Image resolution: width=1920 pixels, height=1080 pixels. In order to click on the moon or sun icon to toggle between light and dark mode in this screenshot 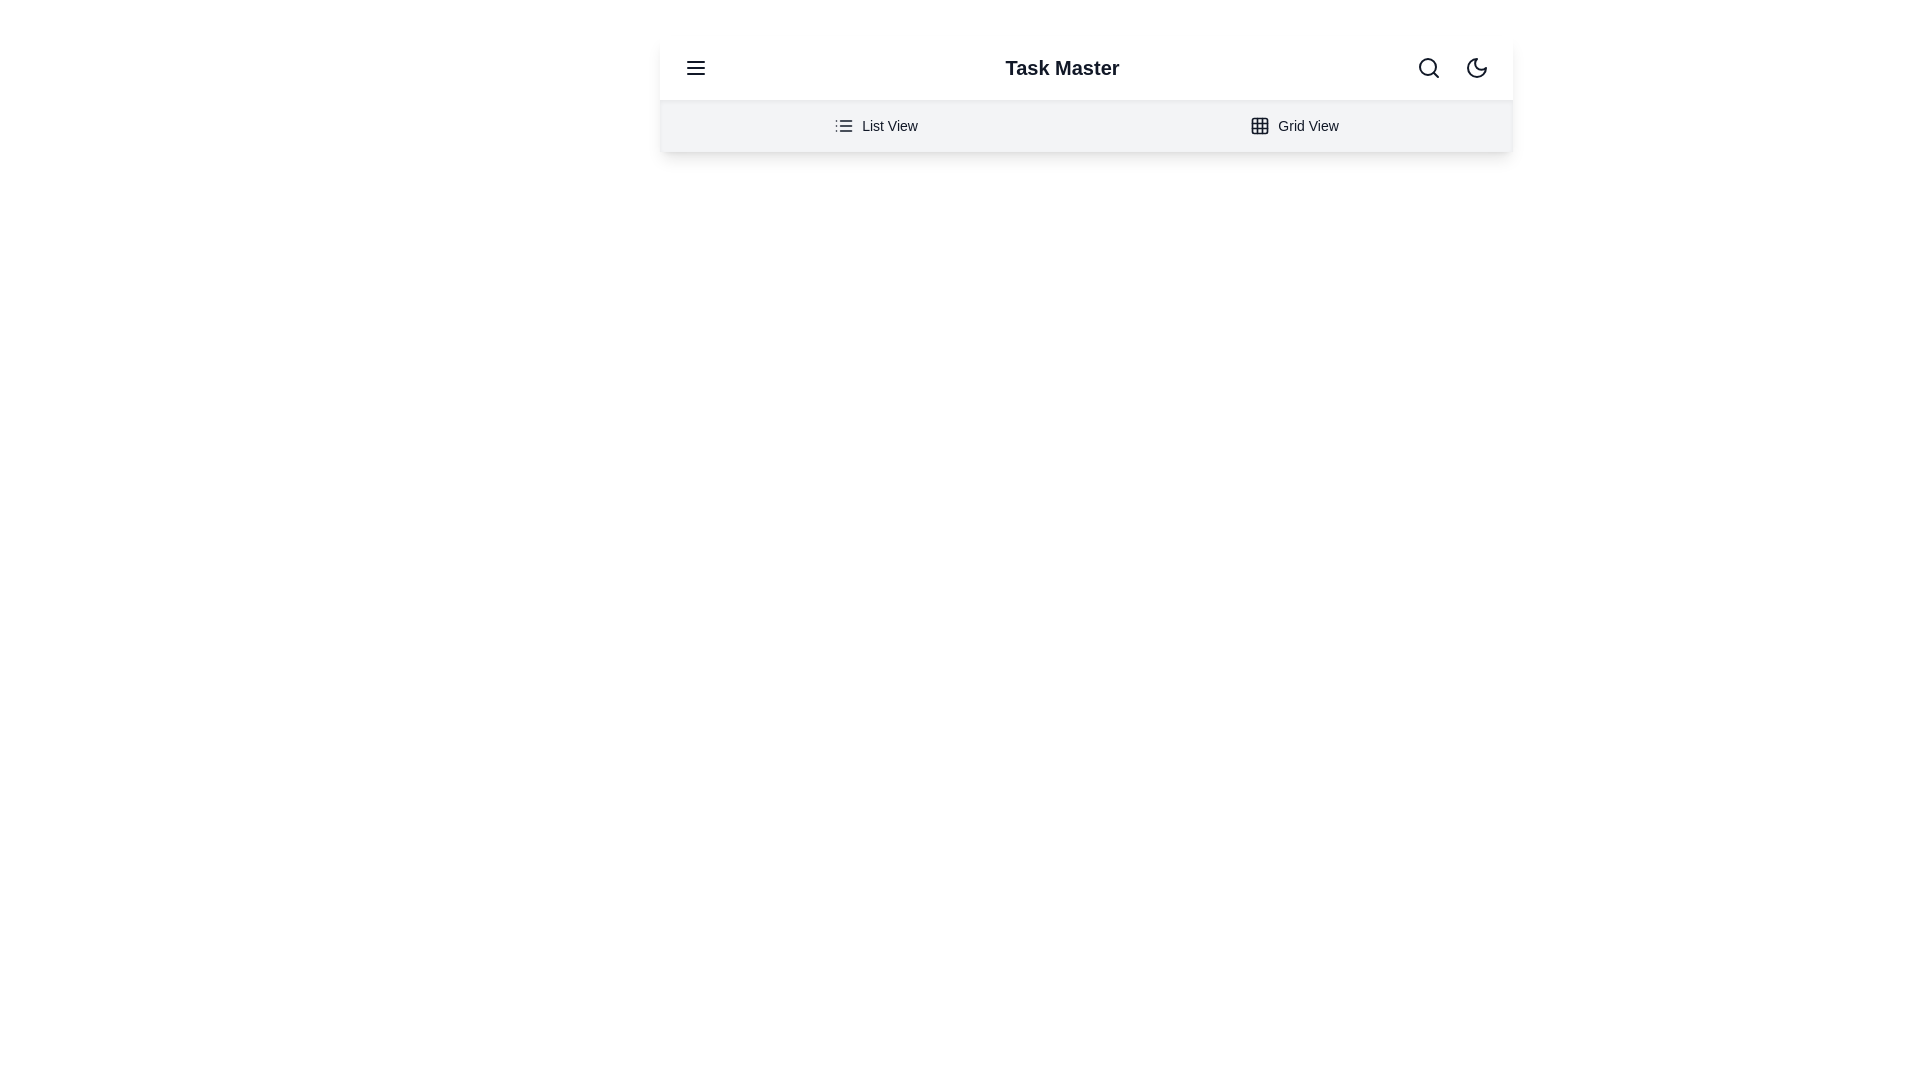, I will do `click(1477, 67)`.